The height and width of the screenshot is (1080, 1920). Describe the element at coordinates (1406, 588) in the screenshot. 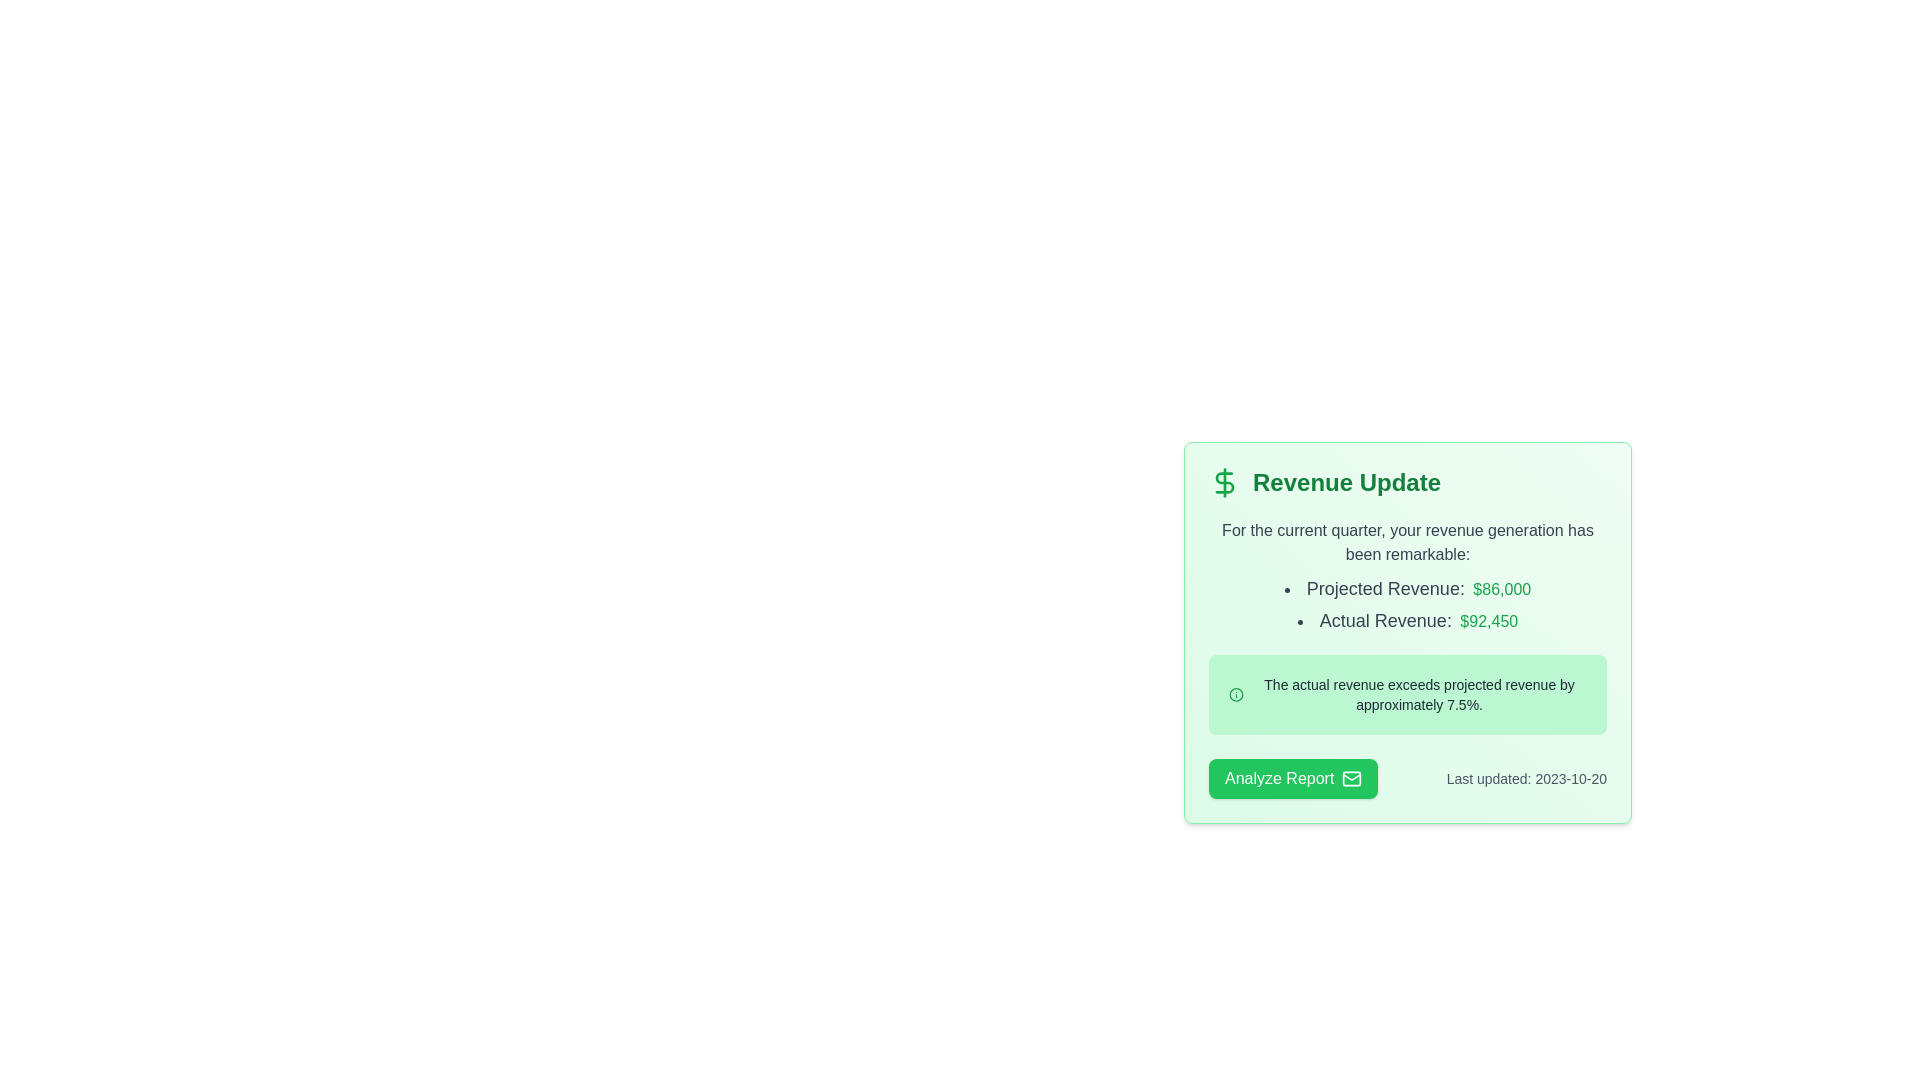

I see `projected revenue figure displayed in the first text label of the bullet-point list under the 'Revenue Update' section` at that location.